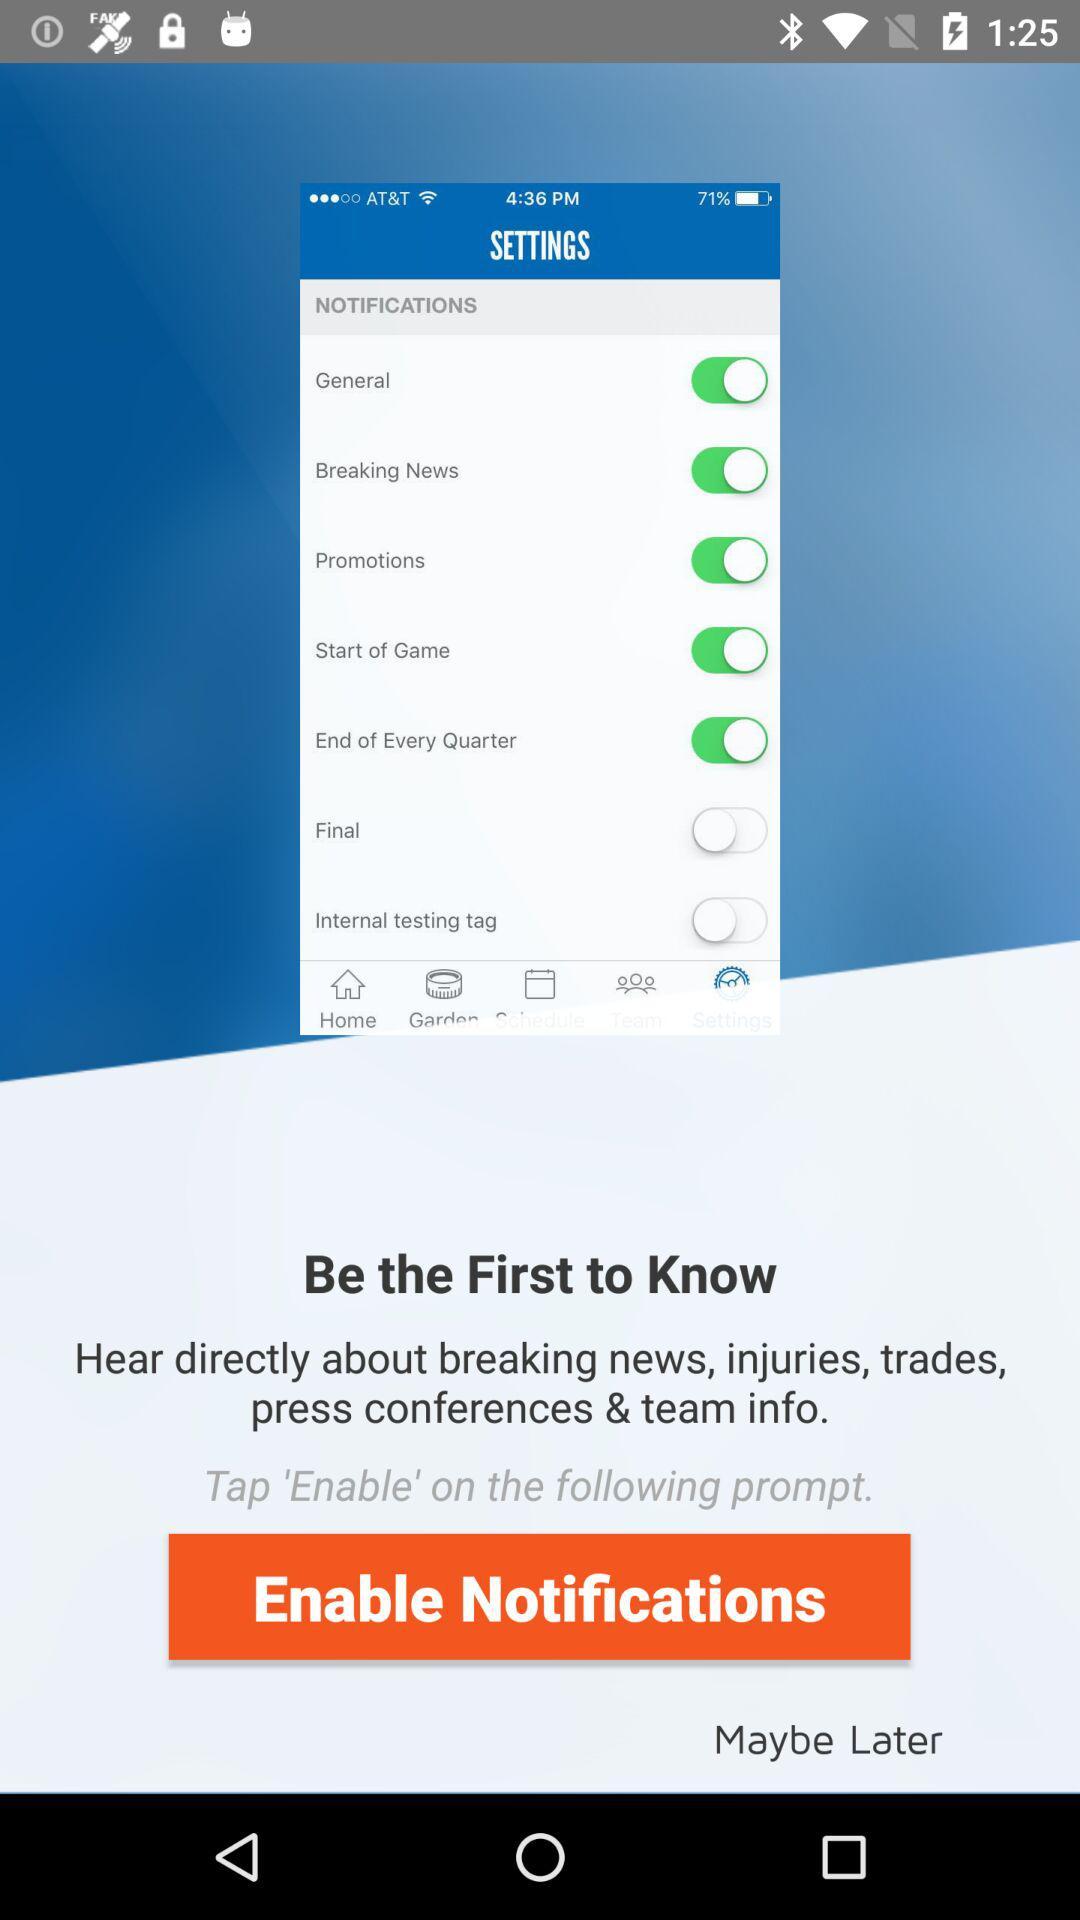  Describe the element at coordinates (538, 1595) in the screenshot. I see `the icon above the maybe later` at that location.